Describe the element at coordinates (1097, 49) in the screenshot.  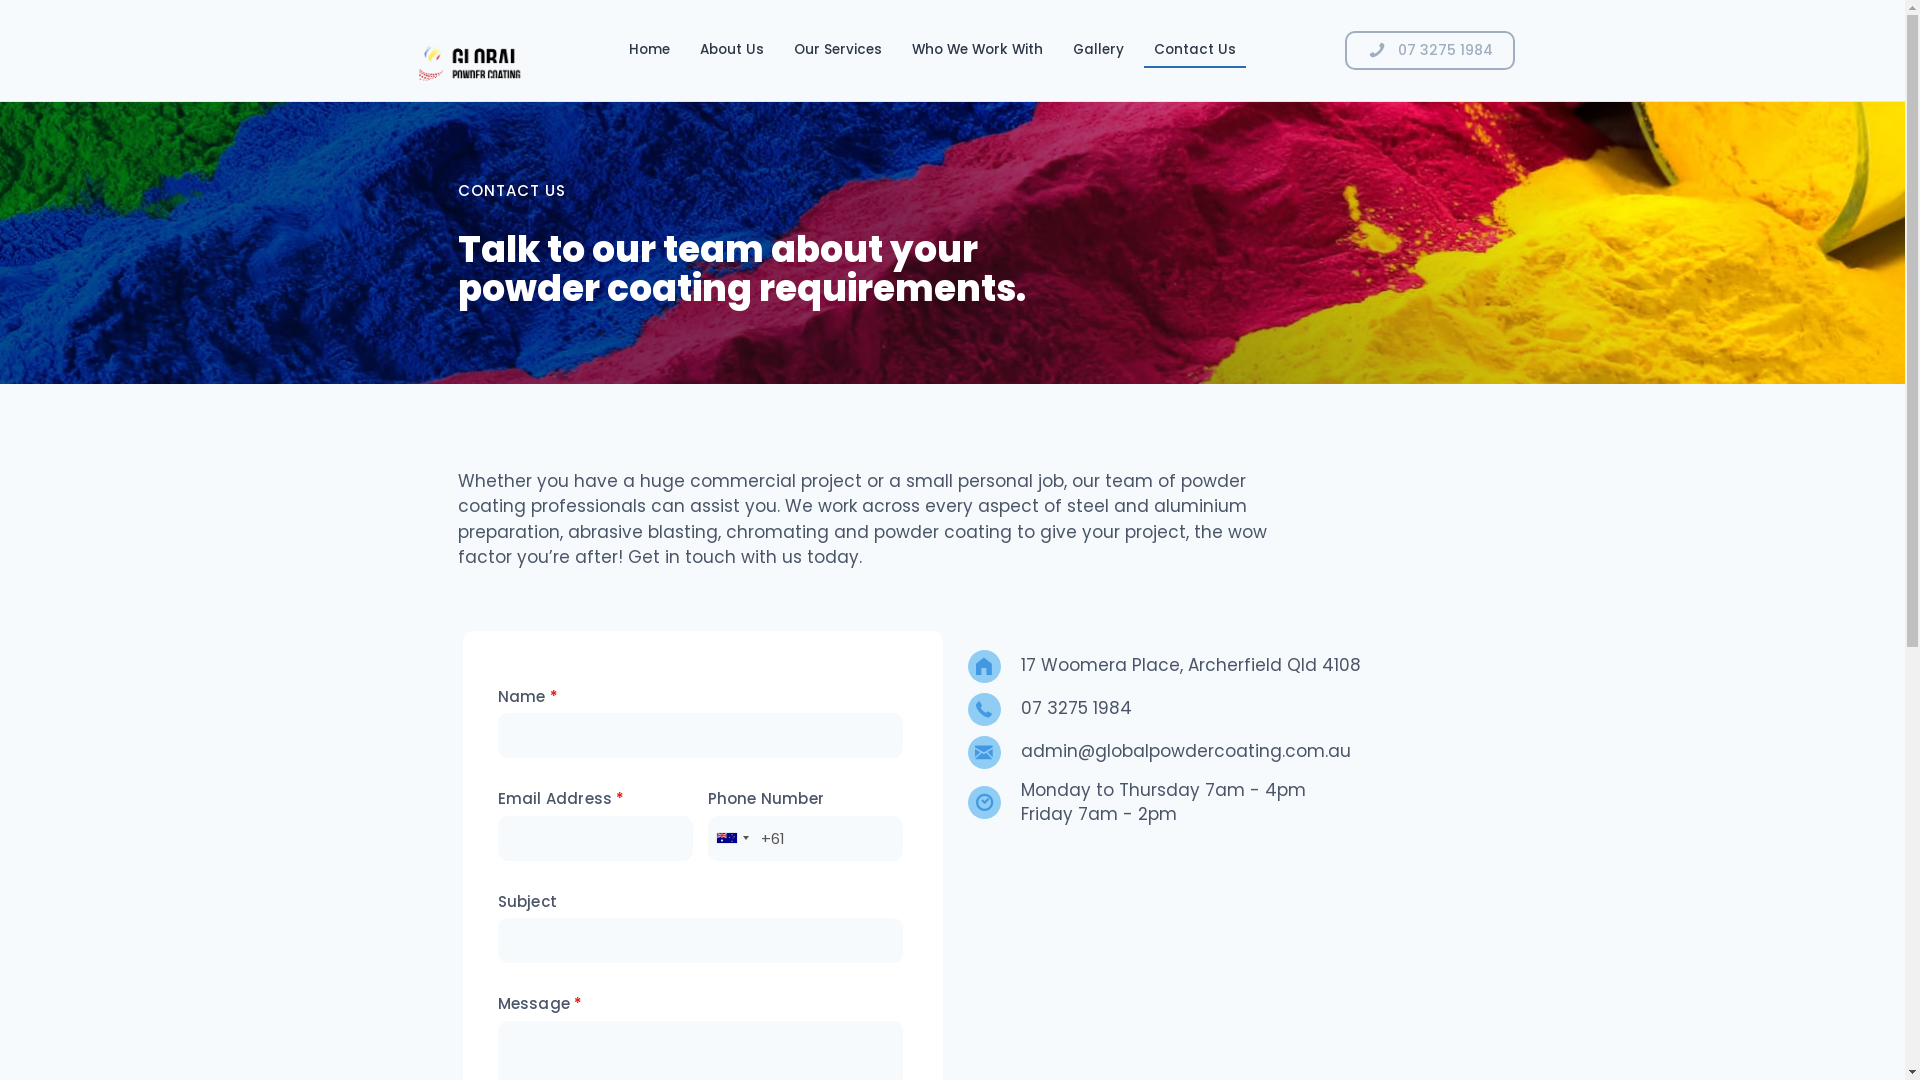
I see `'Gallery'` at that location.